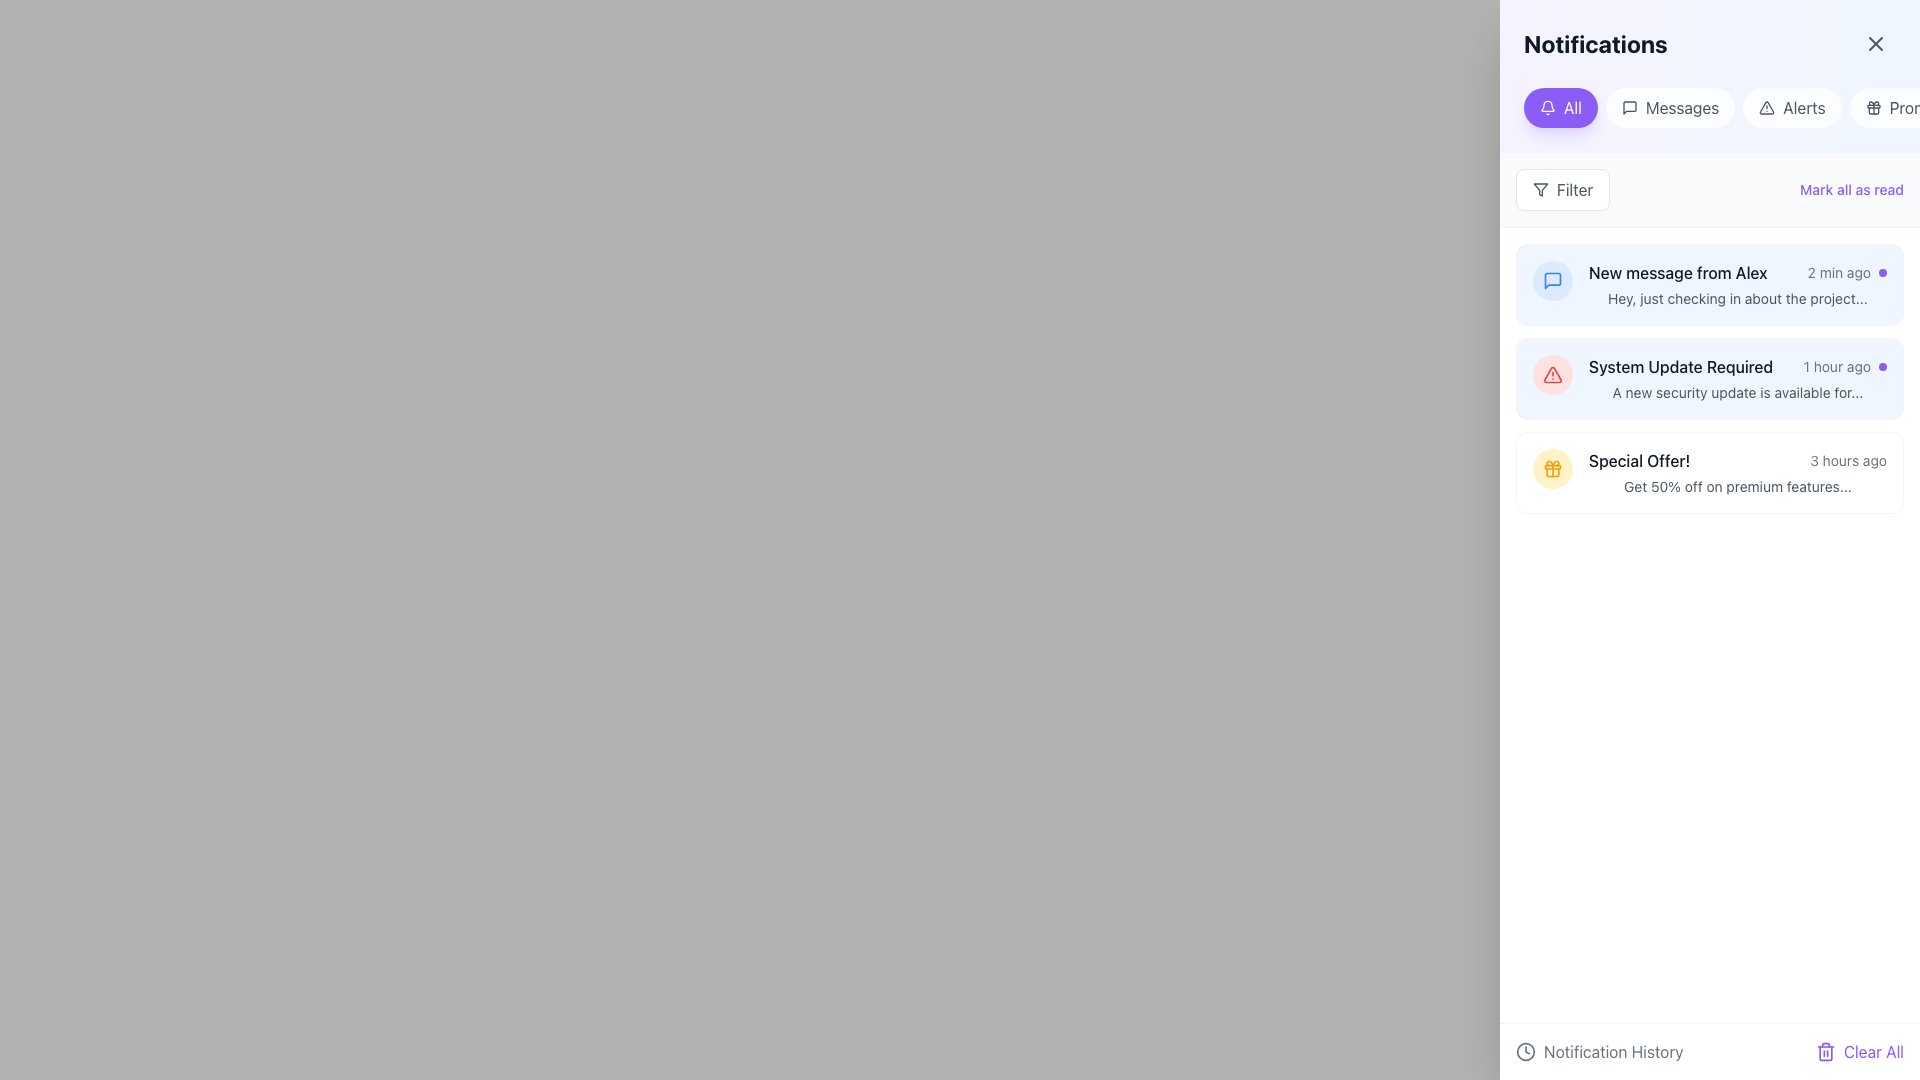 Image resolution: width=1920 pixels, height=1080 pixels. What do you see at coordinates (1870, 285) in the screenshot?
I see `the icon button (ellipsis) located in the top right corner of the notification card titled 'New message from Alex'` at bounding box center [1870, 285].